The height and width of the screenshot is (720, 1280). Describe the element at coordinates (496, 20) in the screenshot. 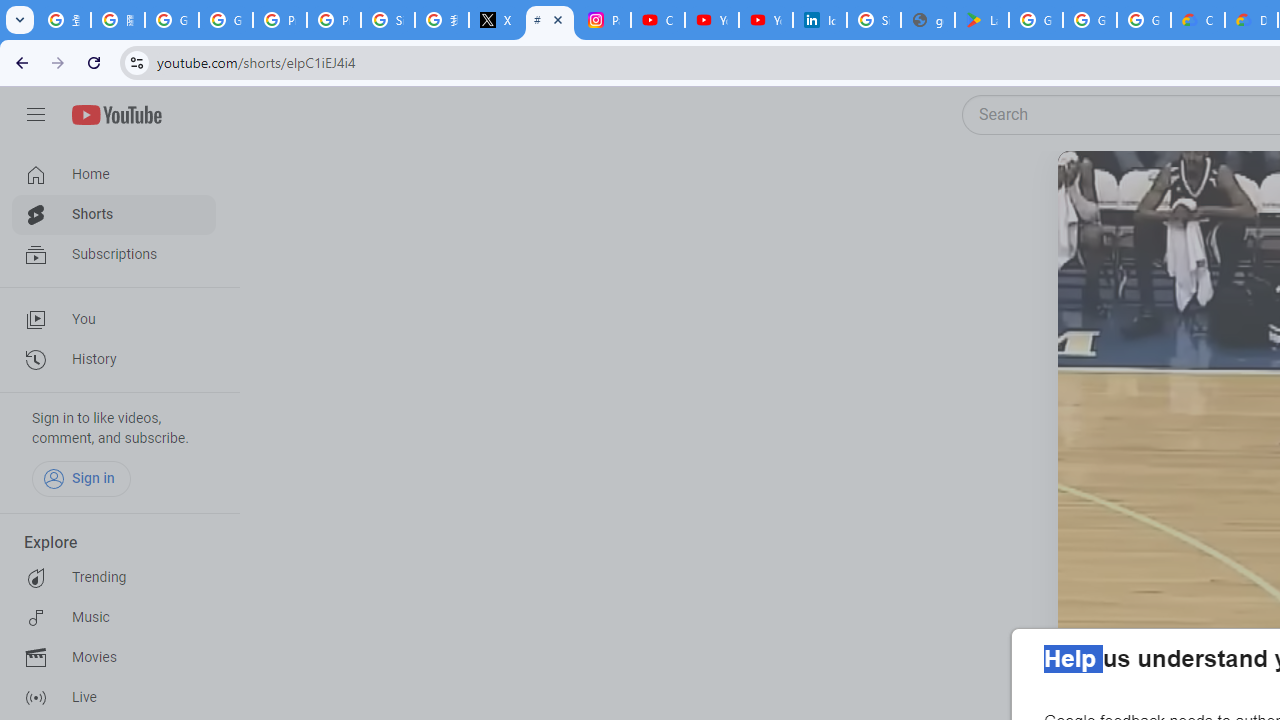

I see `'X'` at that location.